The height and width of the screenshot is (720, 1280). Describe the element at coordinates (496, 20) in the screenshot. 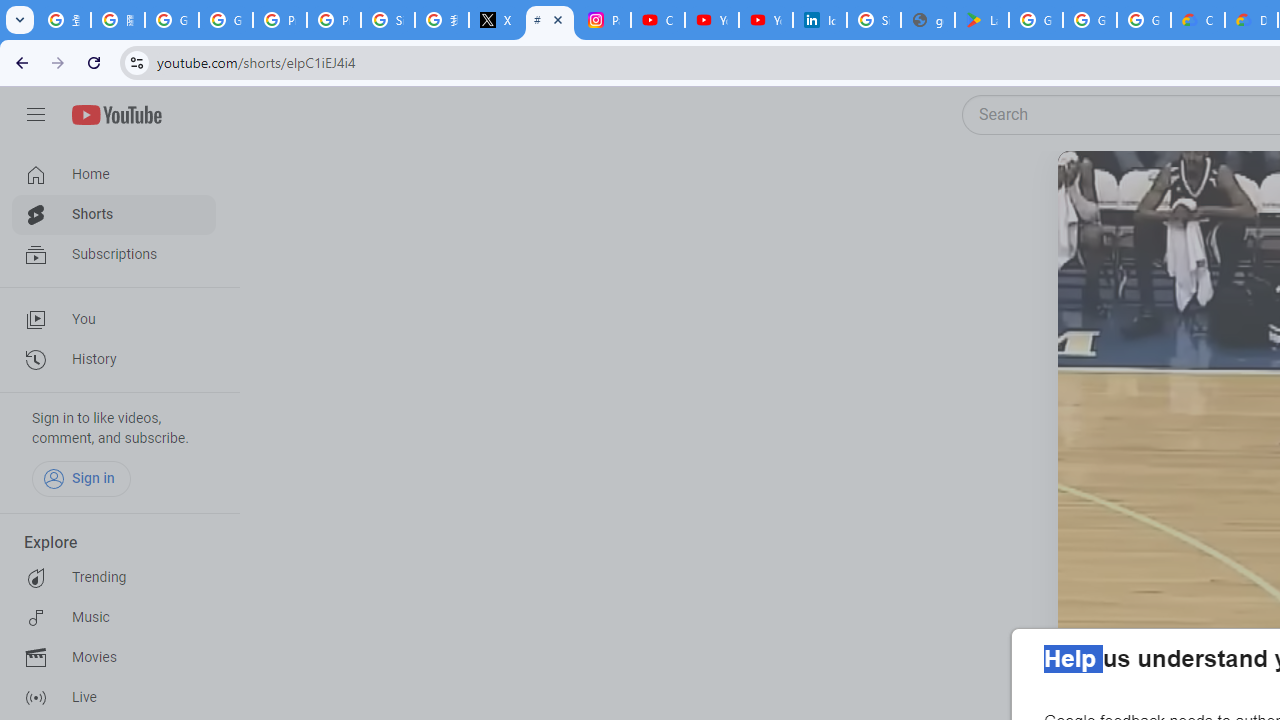

I see `'X'` at that location.